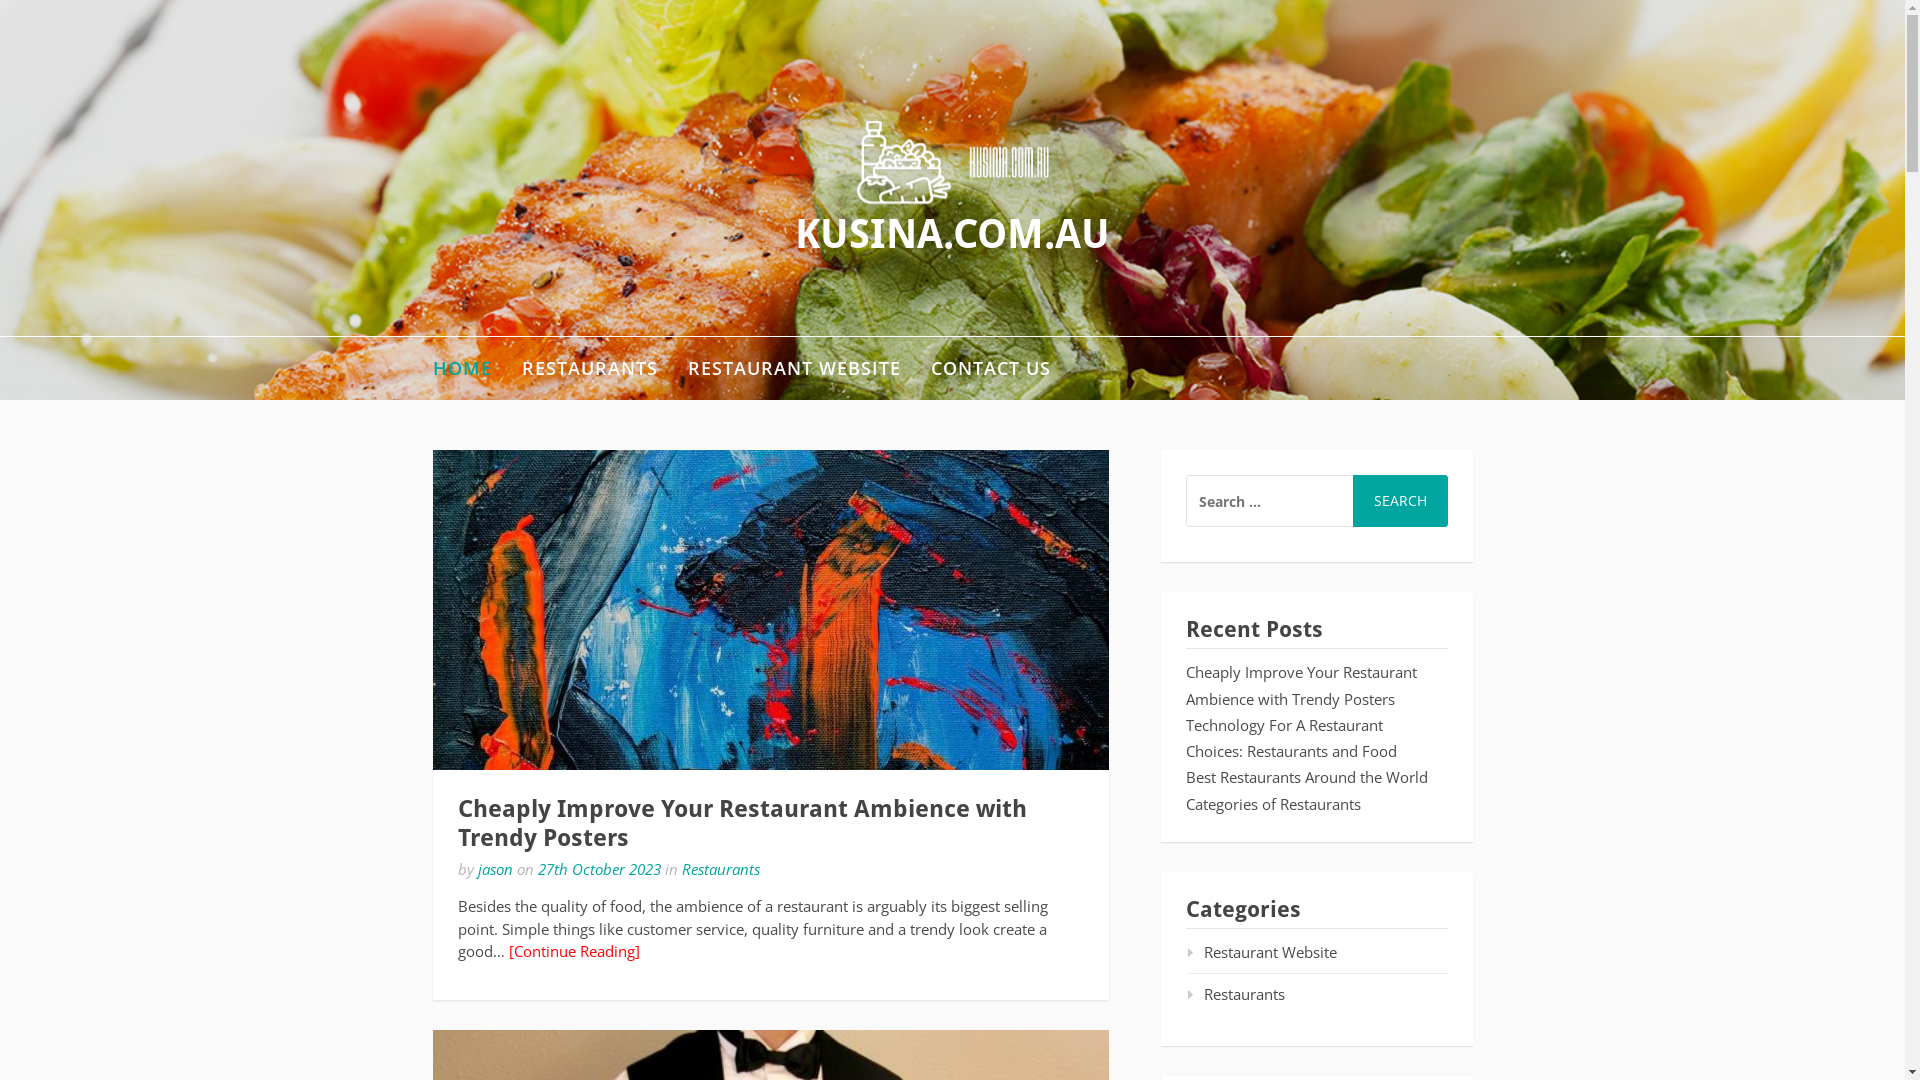 The height and width of the screenshot is (1080, 1920). I want to click on 'Technology For A Restaurant', so click(1284, 725).